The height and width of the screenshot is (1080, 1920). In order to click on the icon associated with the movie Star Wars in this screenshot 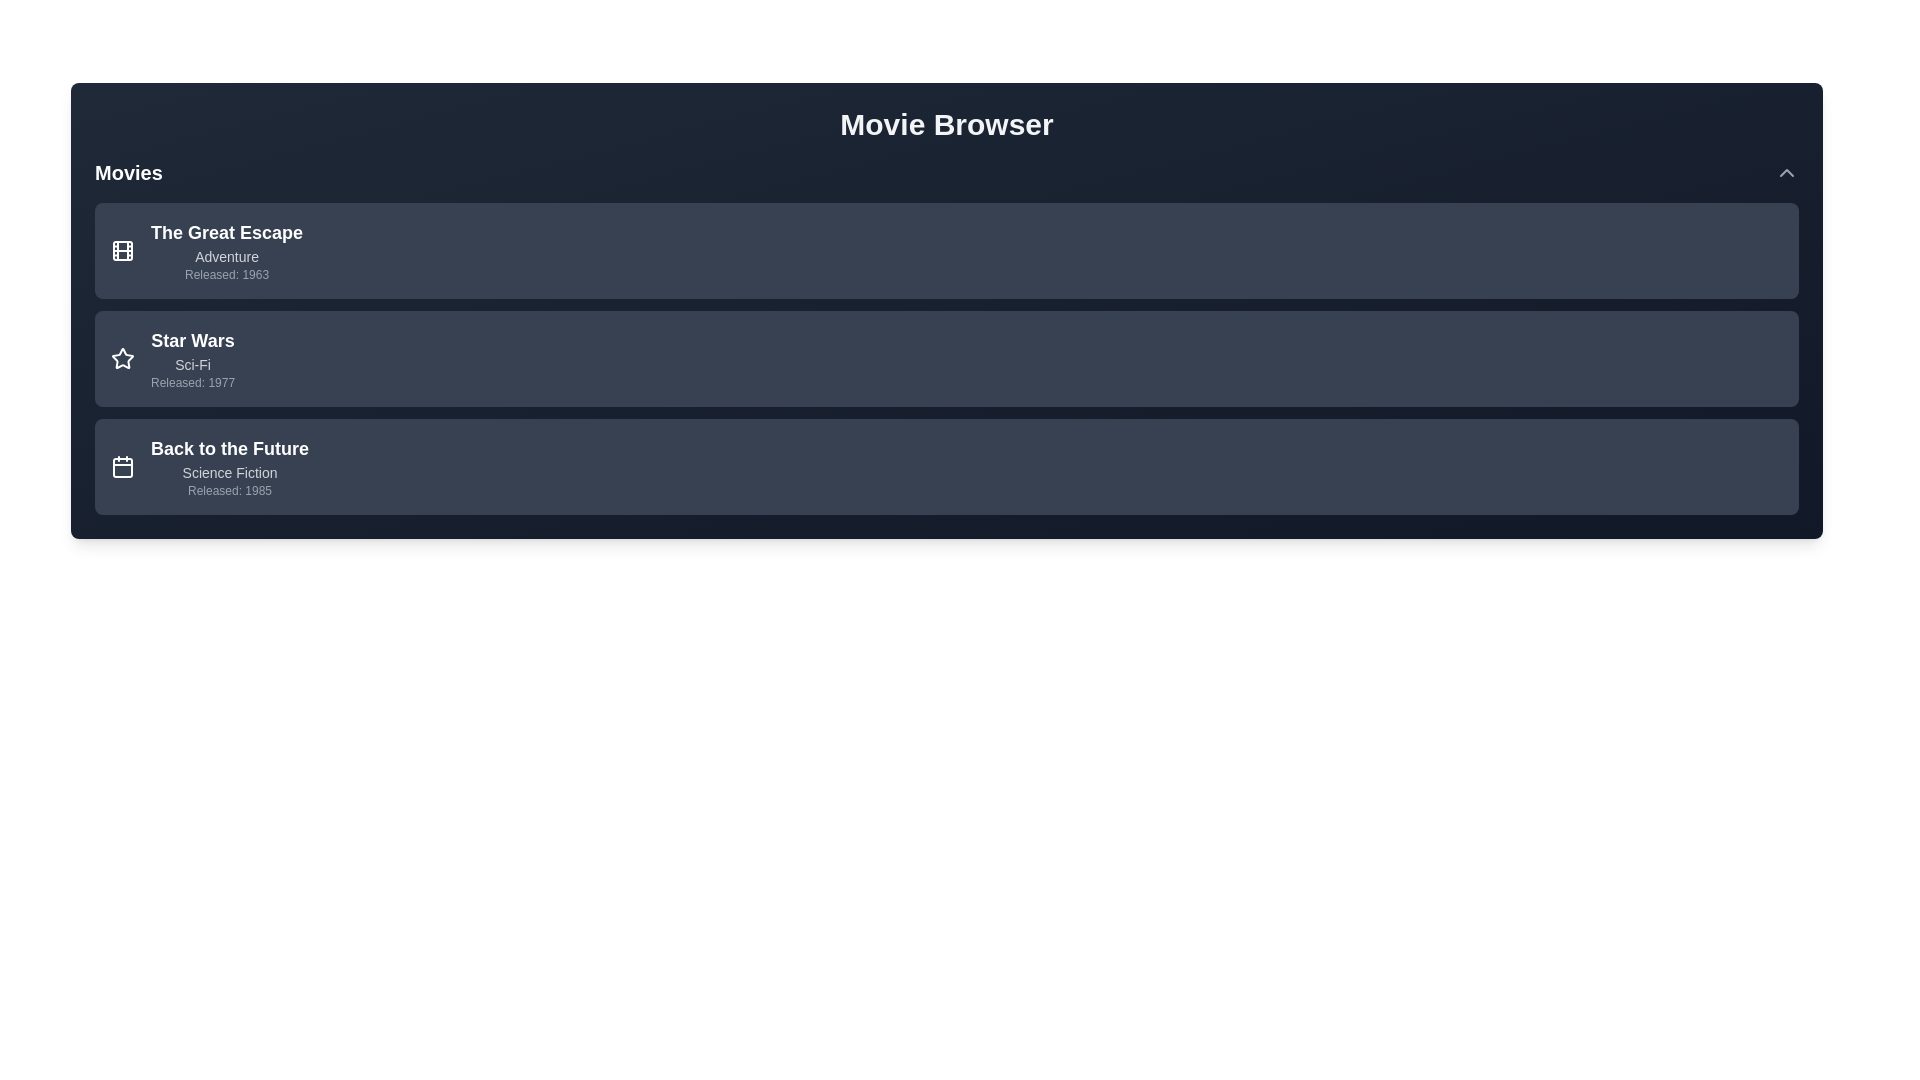, I will do `click(122, 357)`.